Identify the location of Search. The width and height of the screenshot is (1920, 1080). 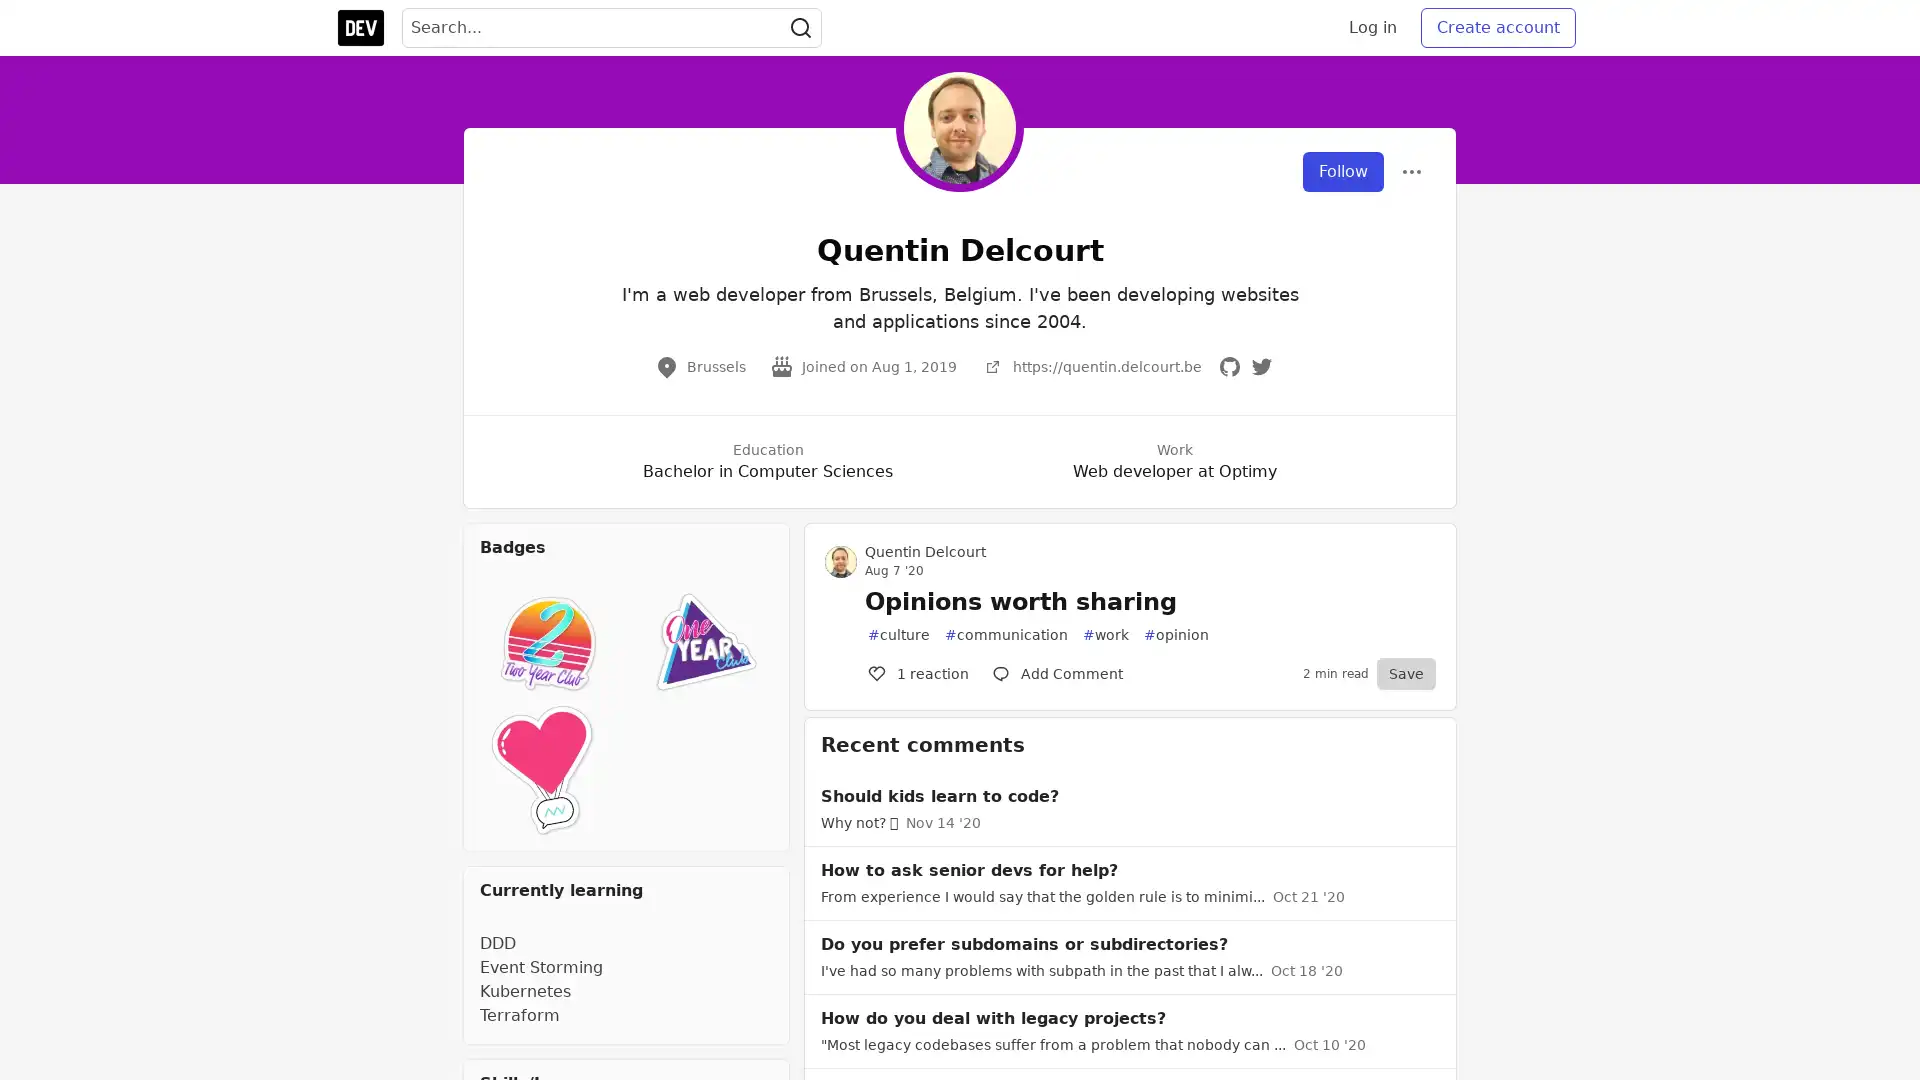
(801, 27).